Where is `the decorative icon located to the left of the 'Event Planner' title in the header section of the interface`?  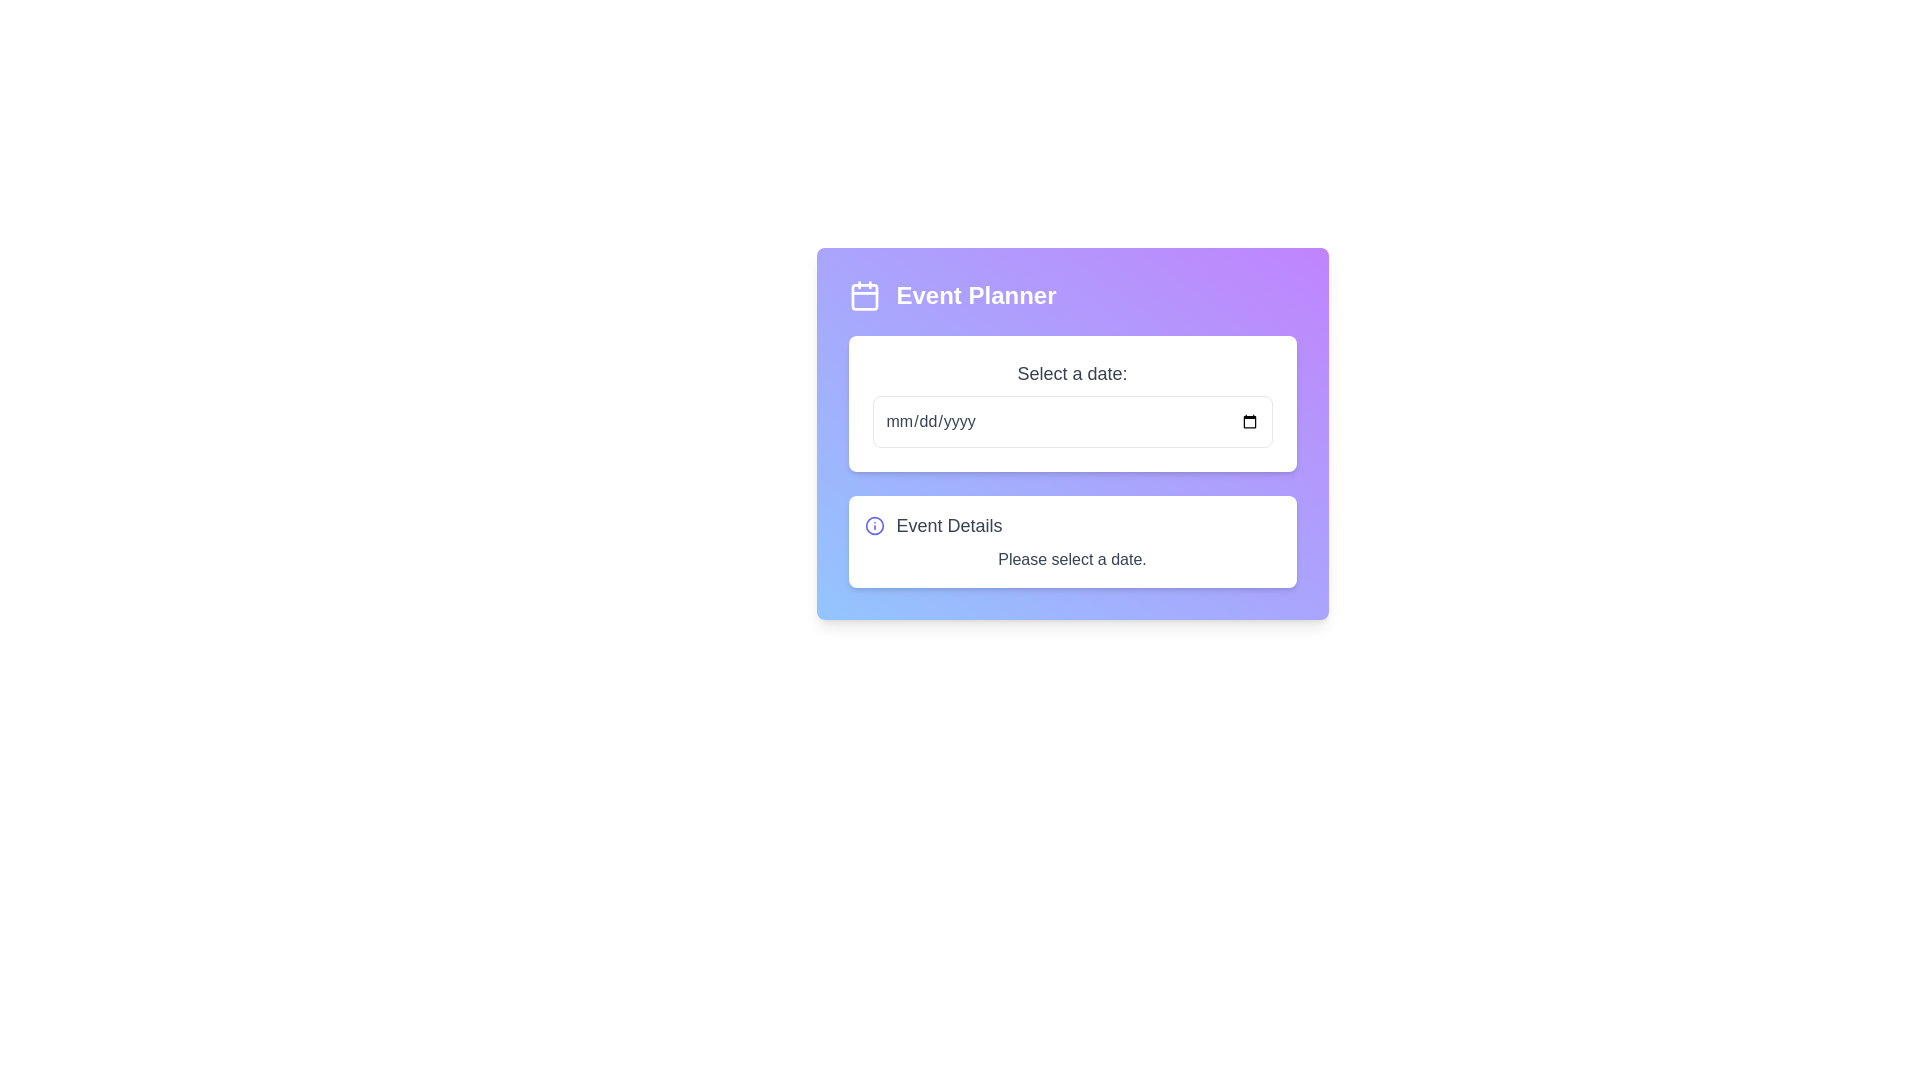 the decorative icon located to the left of the 'Event Planner' title in the header section of the interface is located at coordinates (864, 296).